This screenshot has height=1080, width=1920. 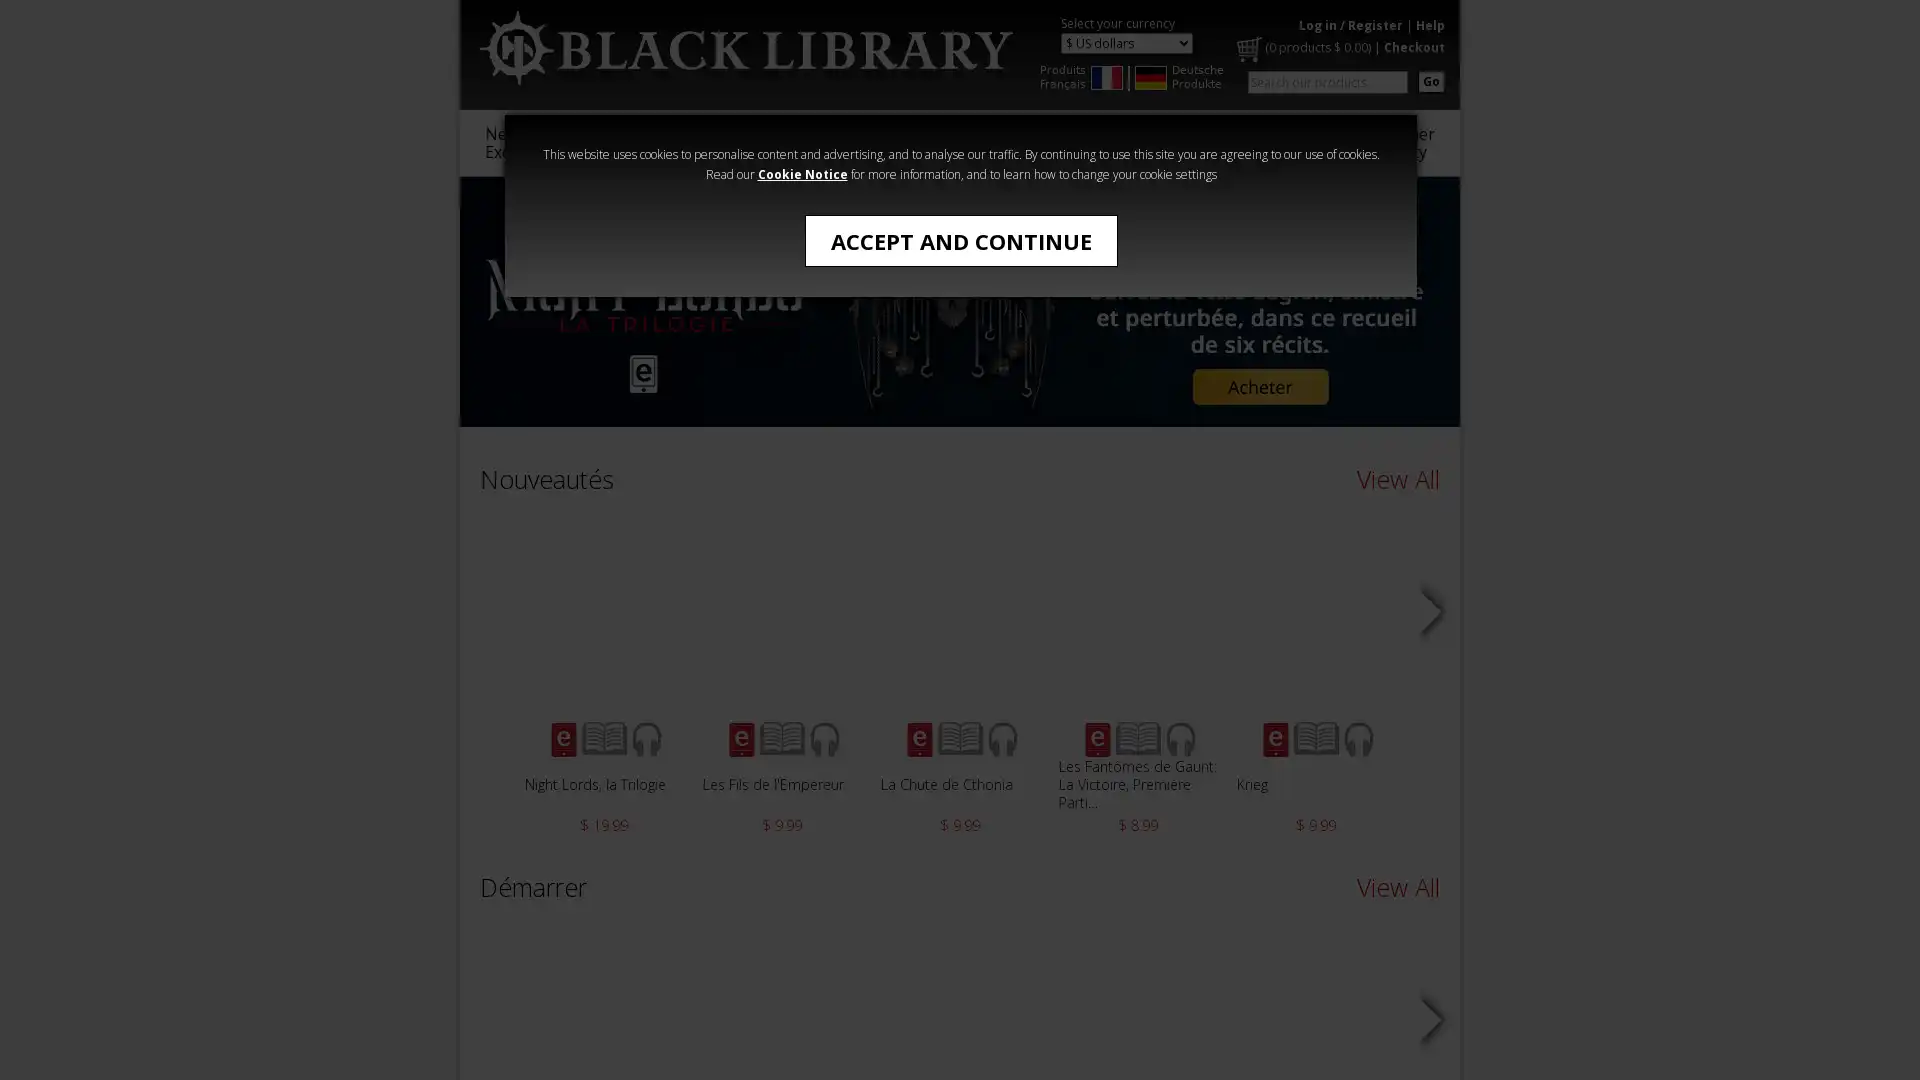 I want to click on Go, so click(x=1430, y=80).